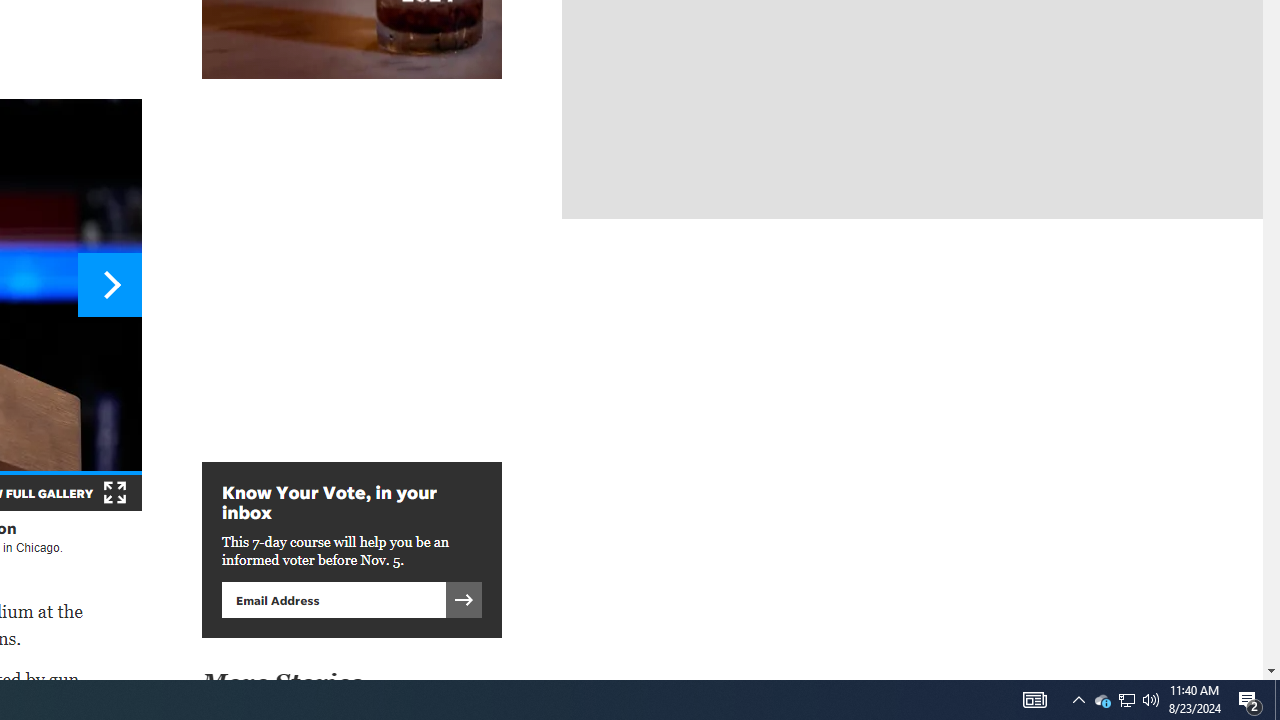 This screenshot has height=720, width=1280. What do you see at coordinates (333, 598) in the screenshot?
I see `'Email address'` at bounding box center [333, 598].